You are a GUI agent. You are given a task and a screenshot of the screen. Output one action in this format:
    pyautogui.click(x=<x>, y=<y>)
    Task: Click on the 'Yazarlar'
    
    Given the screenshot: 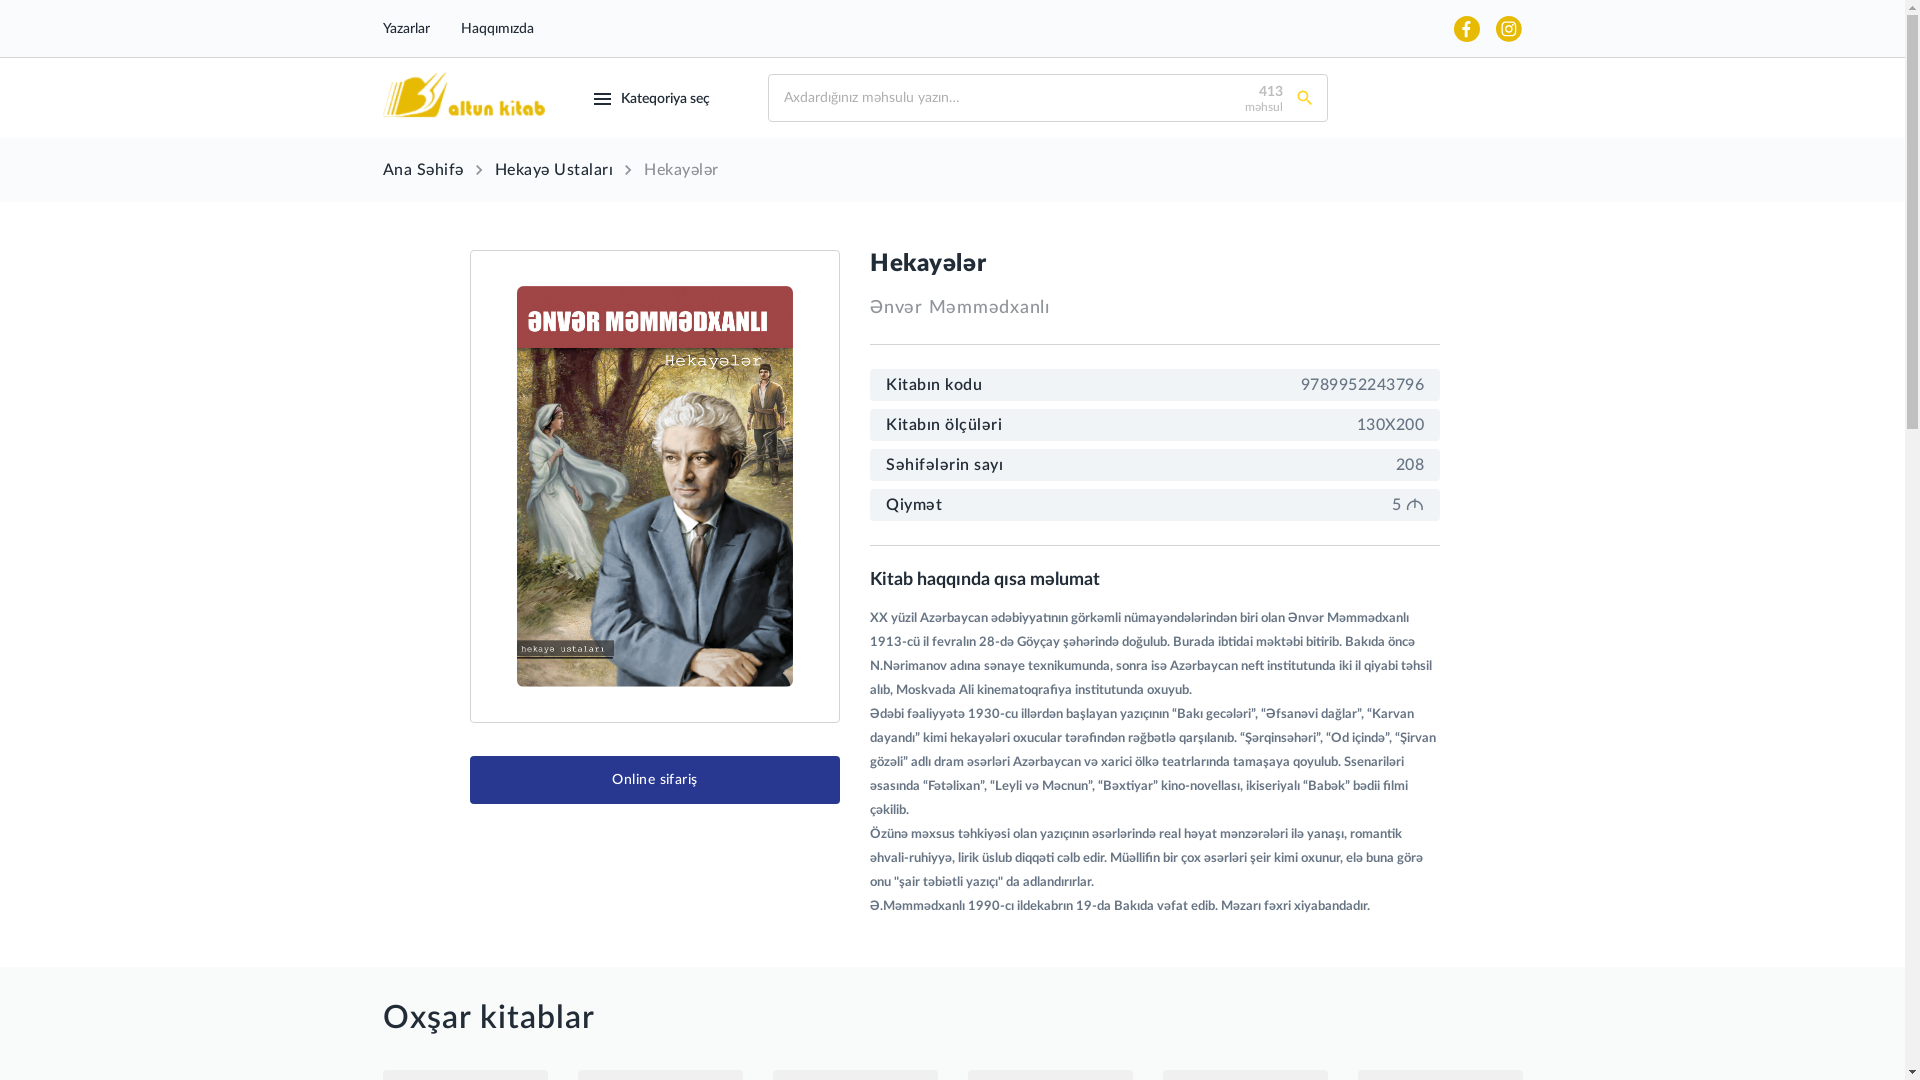 What is the action you would take?
    pyautogui.click(x=404, y=29)
    